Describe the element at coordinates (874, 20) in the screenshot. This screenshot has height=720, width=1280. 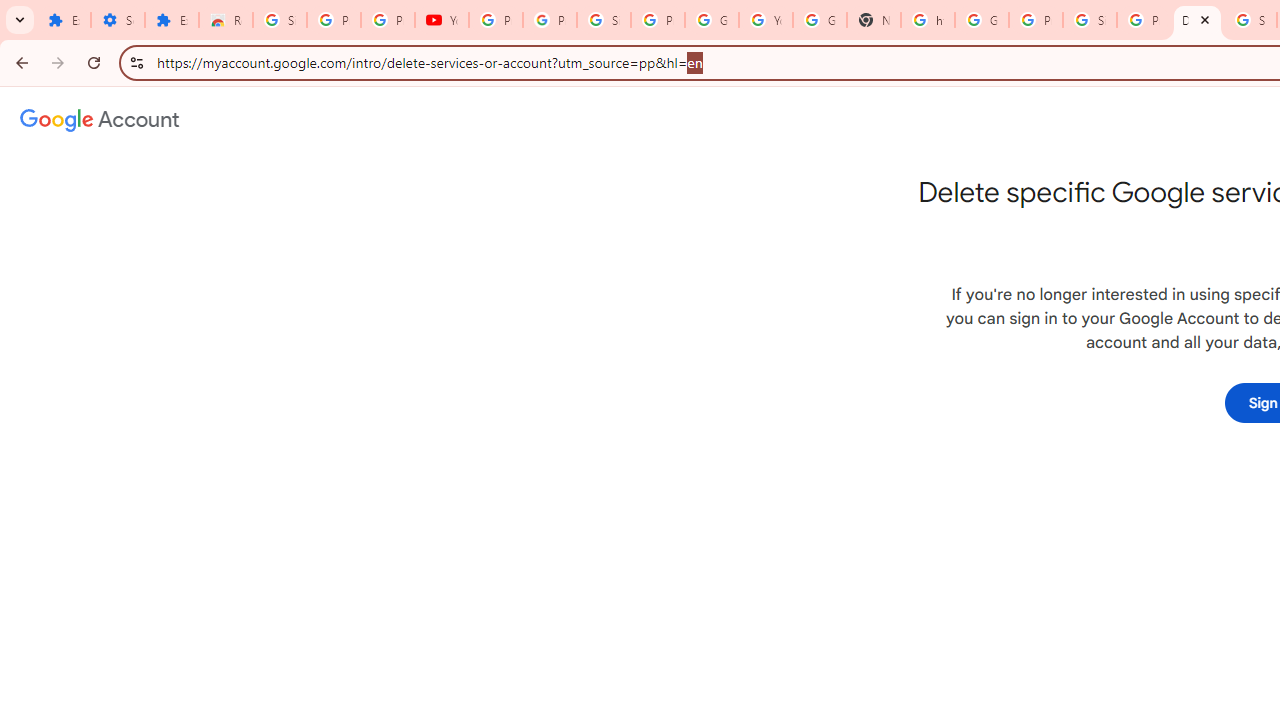
I see `'New Tab'` at that location.